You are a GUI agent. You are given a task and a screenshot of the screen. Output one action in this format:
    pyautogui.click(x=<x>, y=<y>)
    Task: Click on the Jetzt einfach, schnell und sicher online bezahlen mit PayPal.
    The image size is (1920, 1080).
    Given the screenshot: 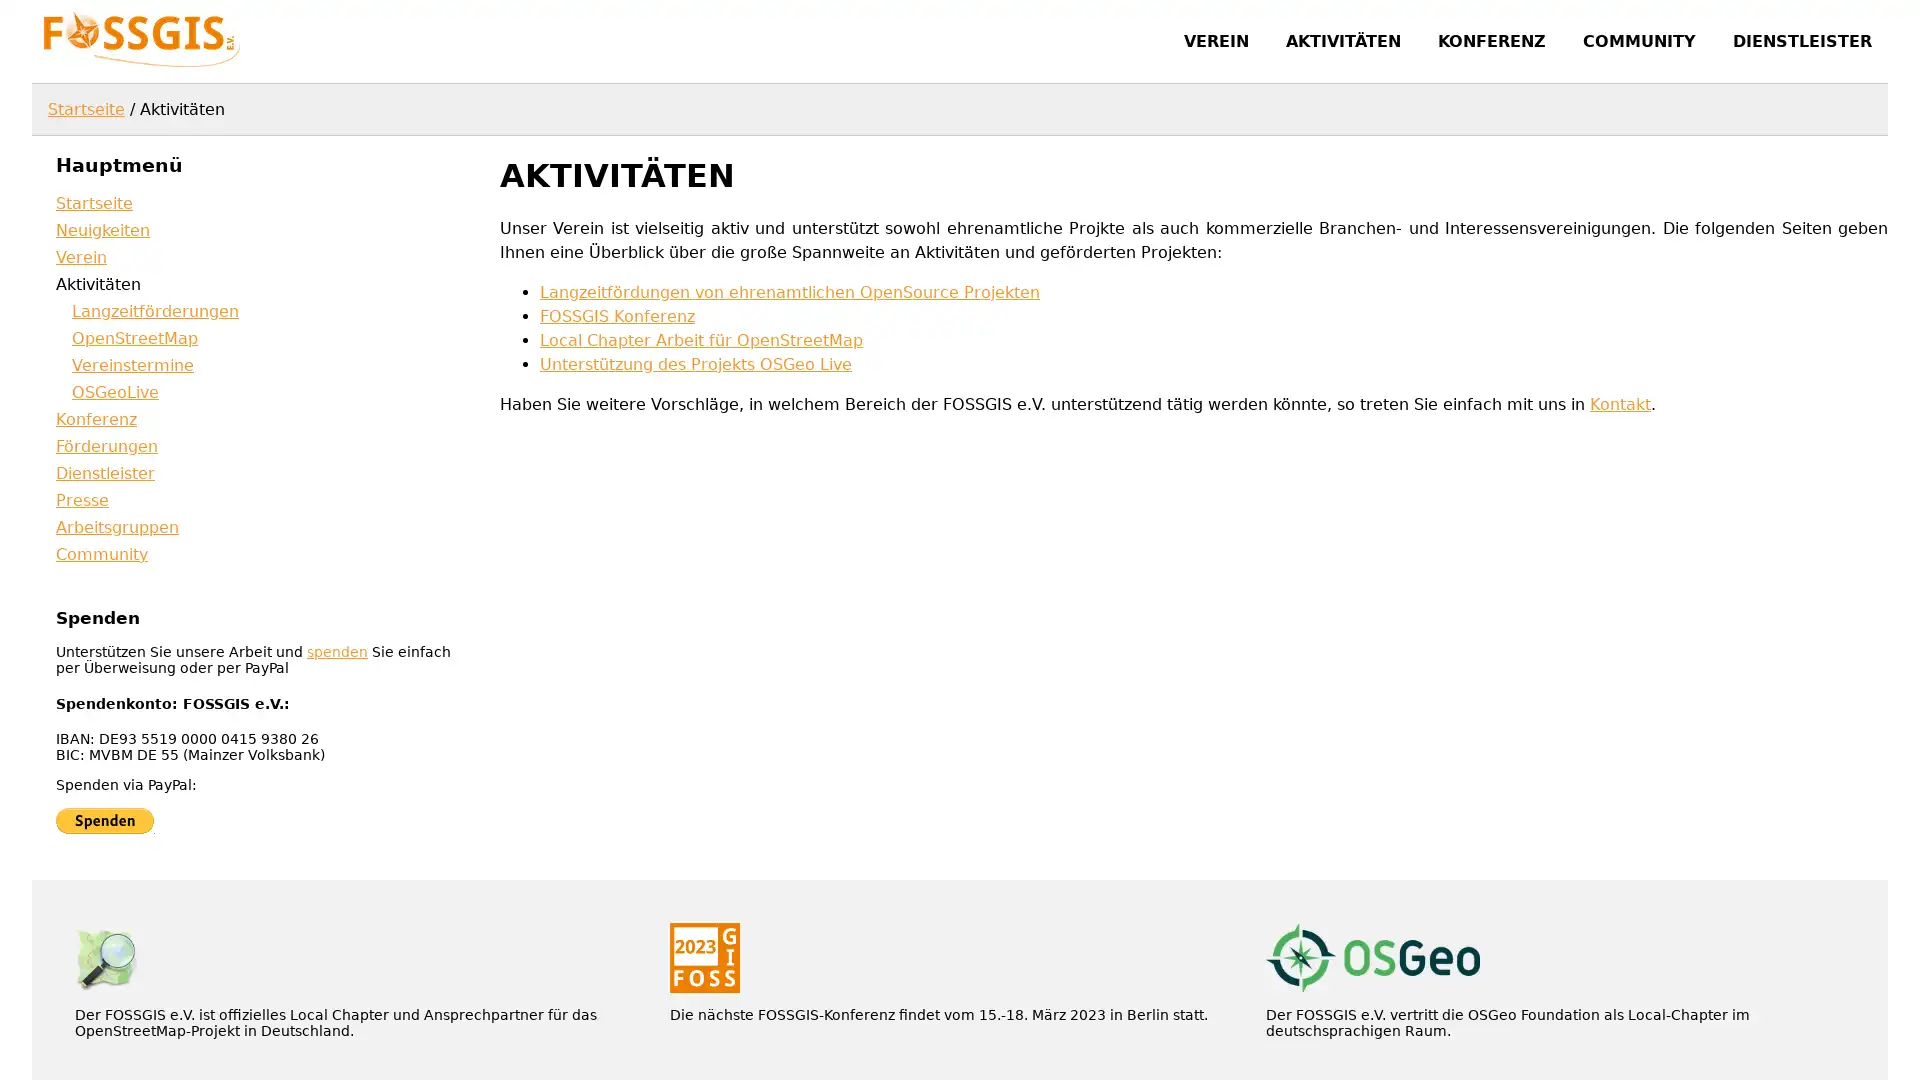 What is the action you would take?
    pyautogui.click(x=104, y=820)
    